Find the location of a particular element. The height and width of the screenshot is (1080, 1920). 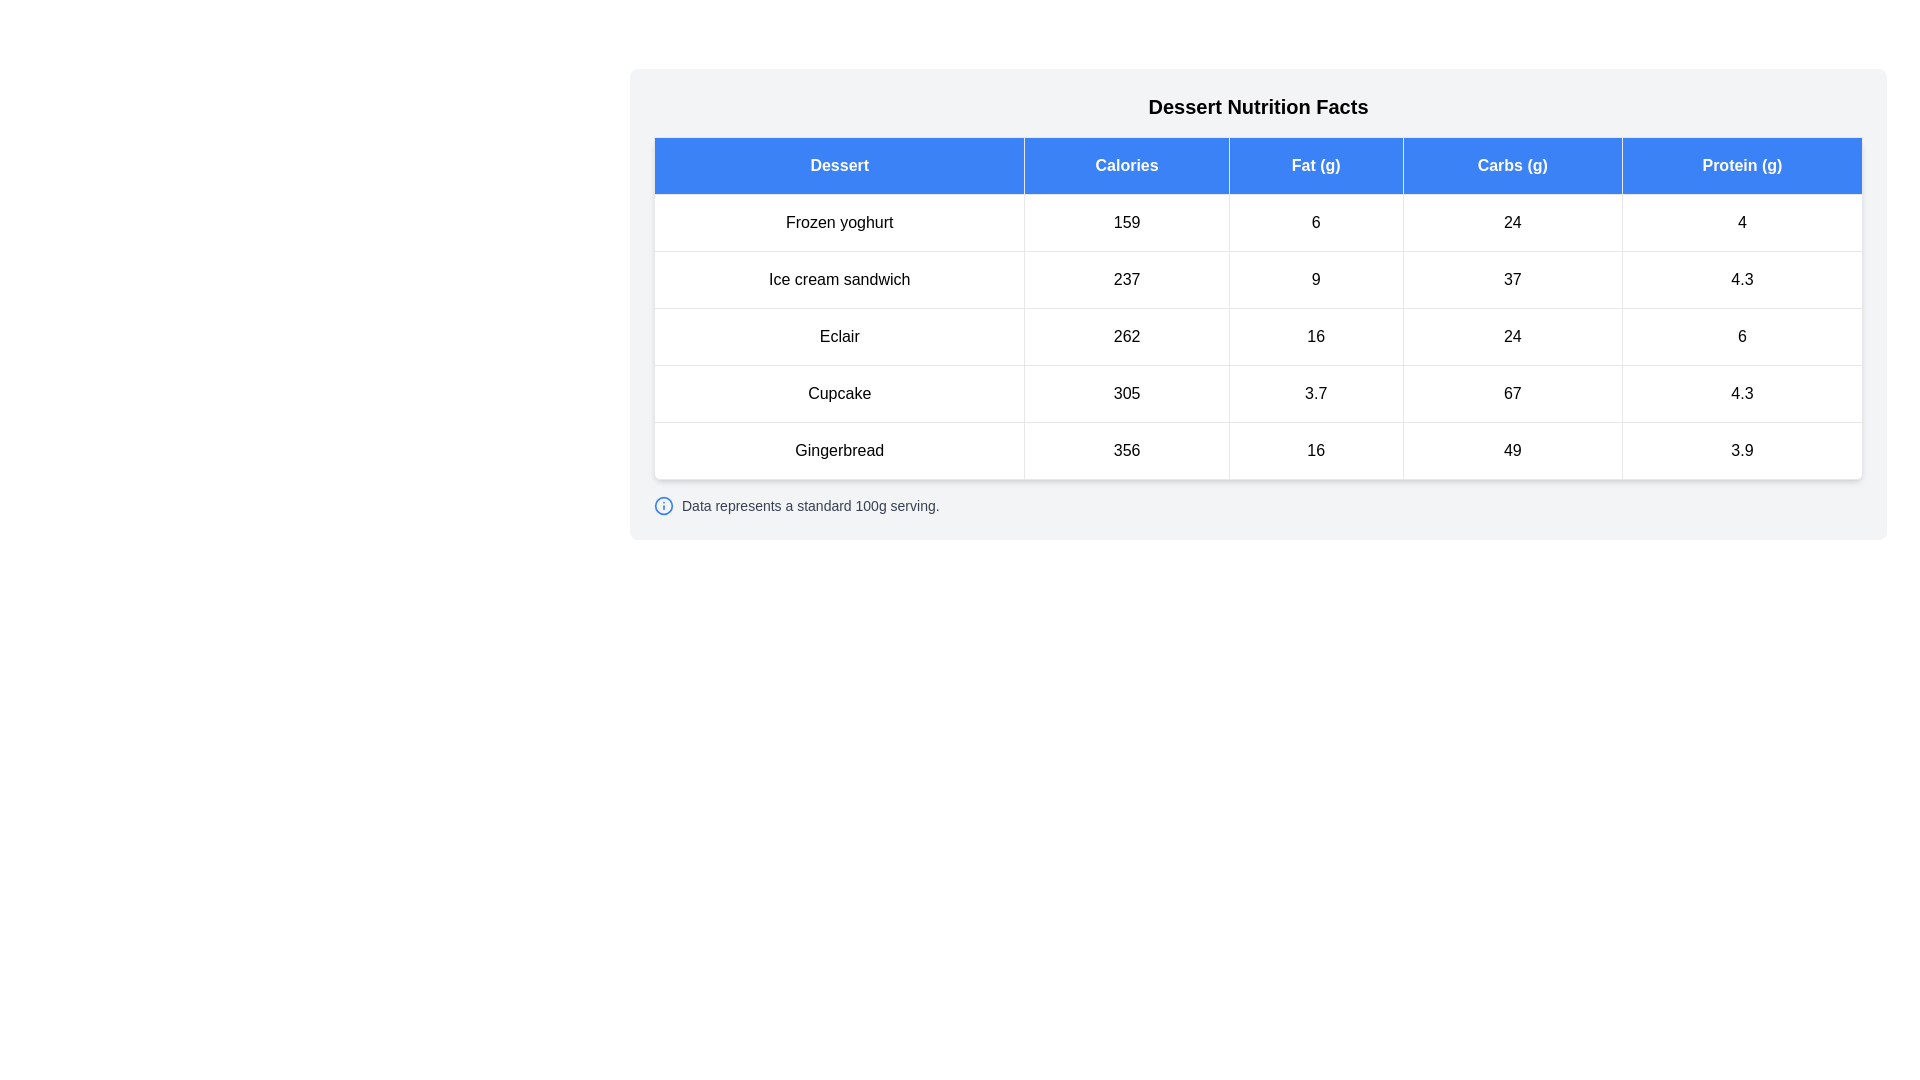

the text element corresponding to Frozen yoghurt is located at coordinates (839, 223).